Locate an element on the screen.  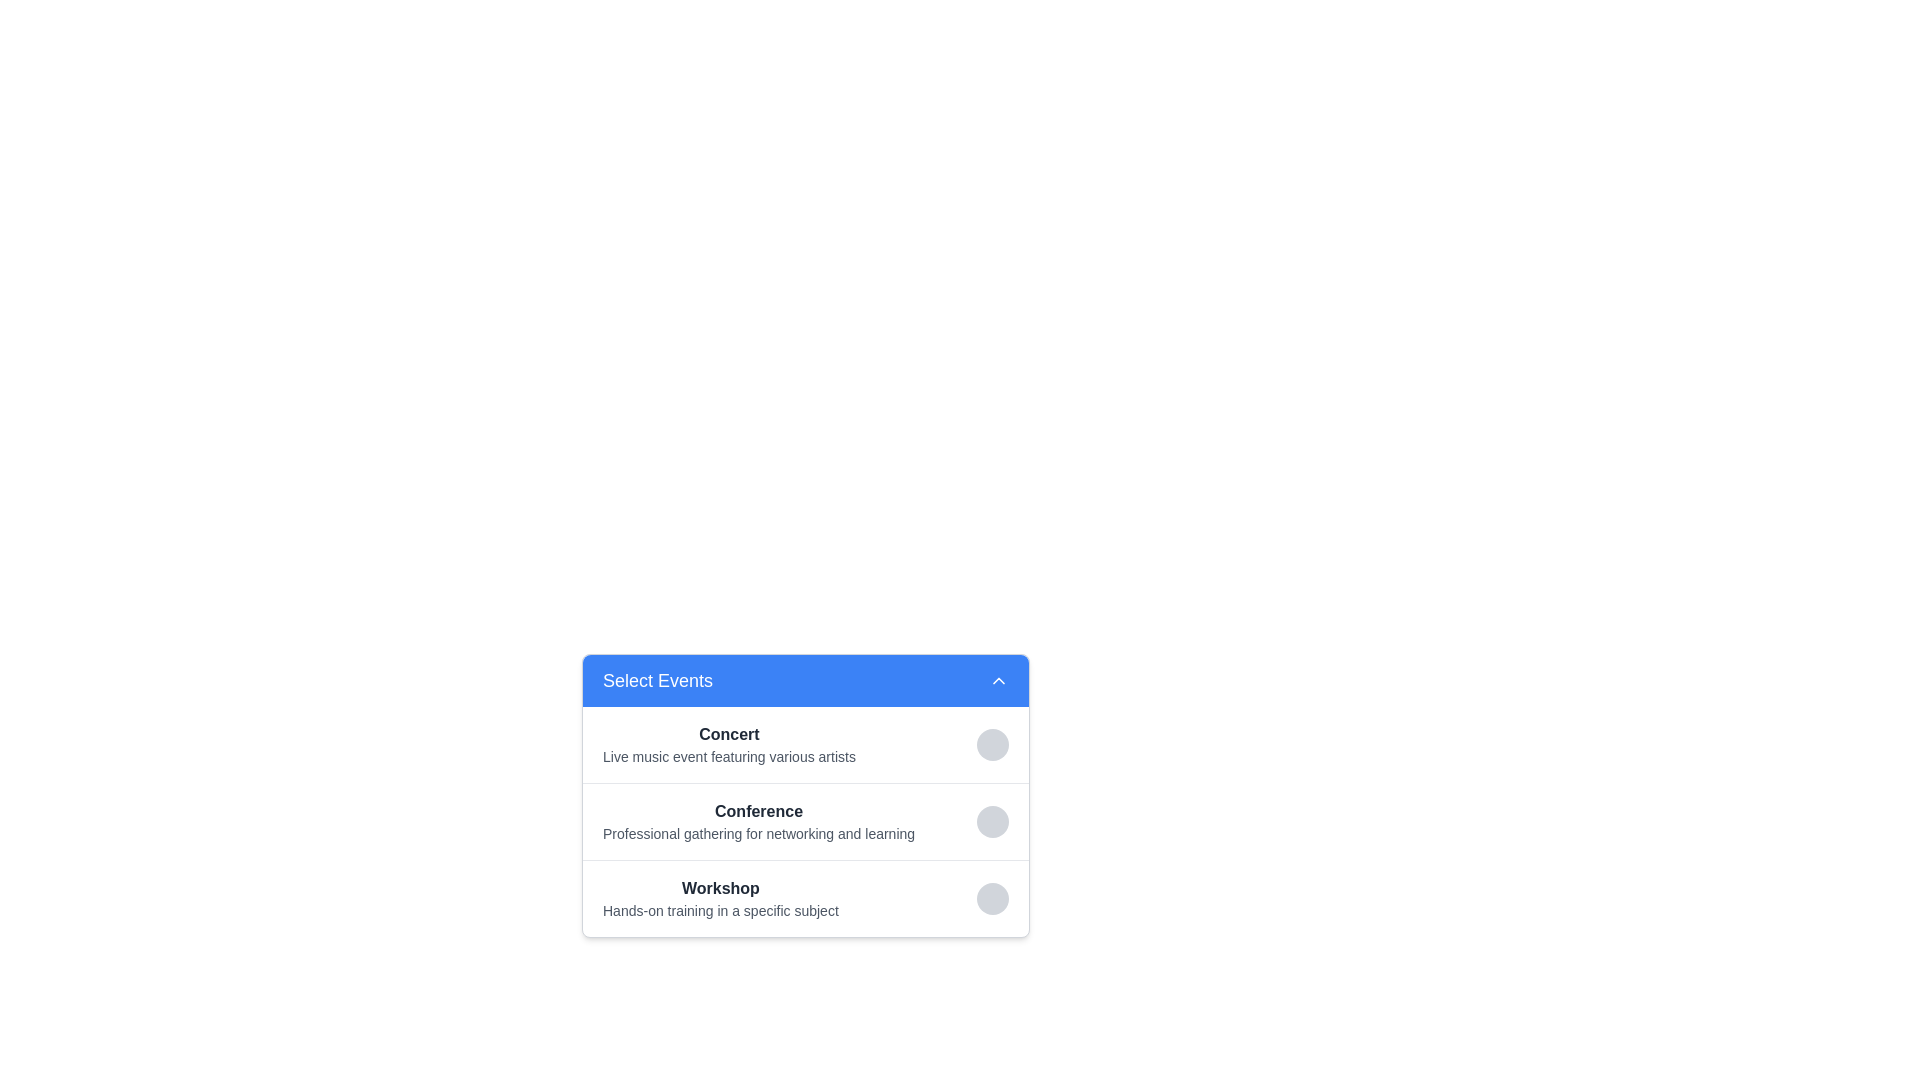
the conference event list item, which is positioned second in the vertical list between 'Concert' and 'Workshop' is located at coordinates (806, 821).